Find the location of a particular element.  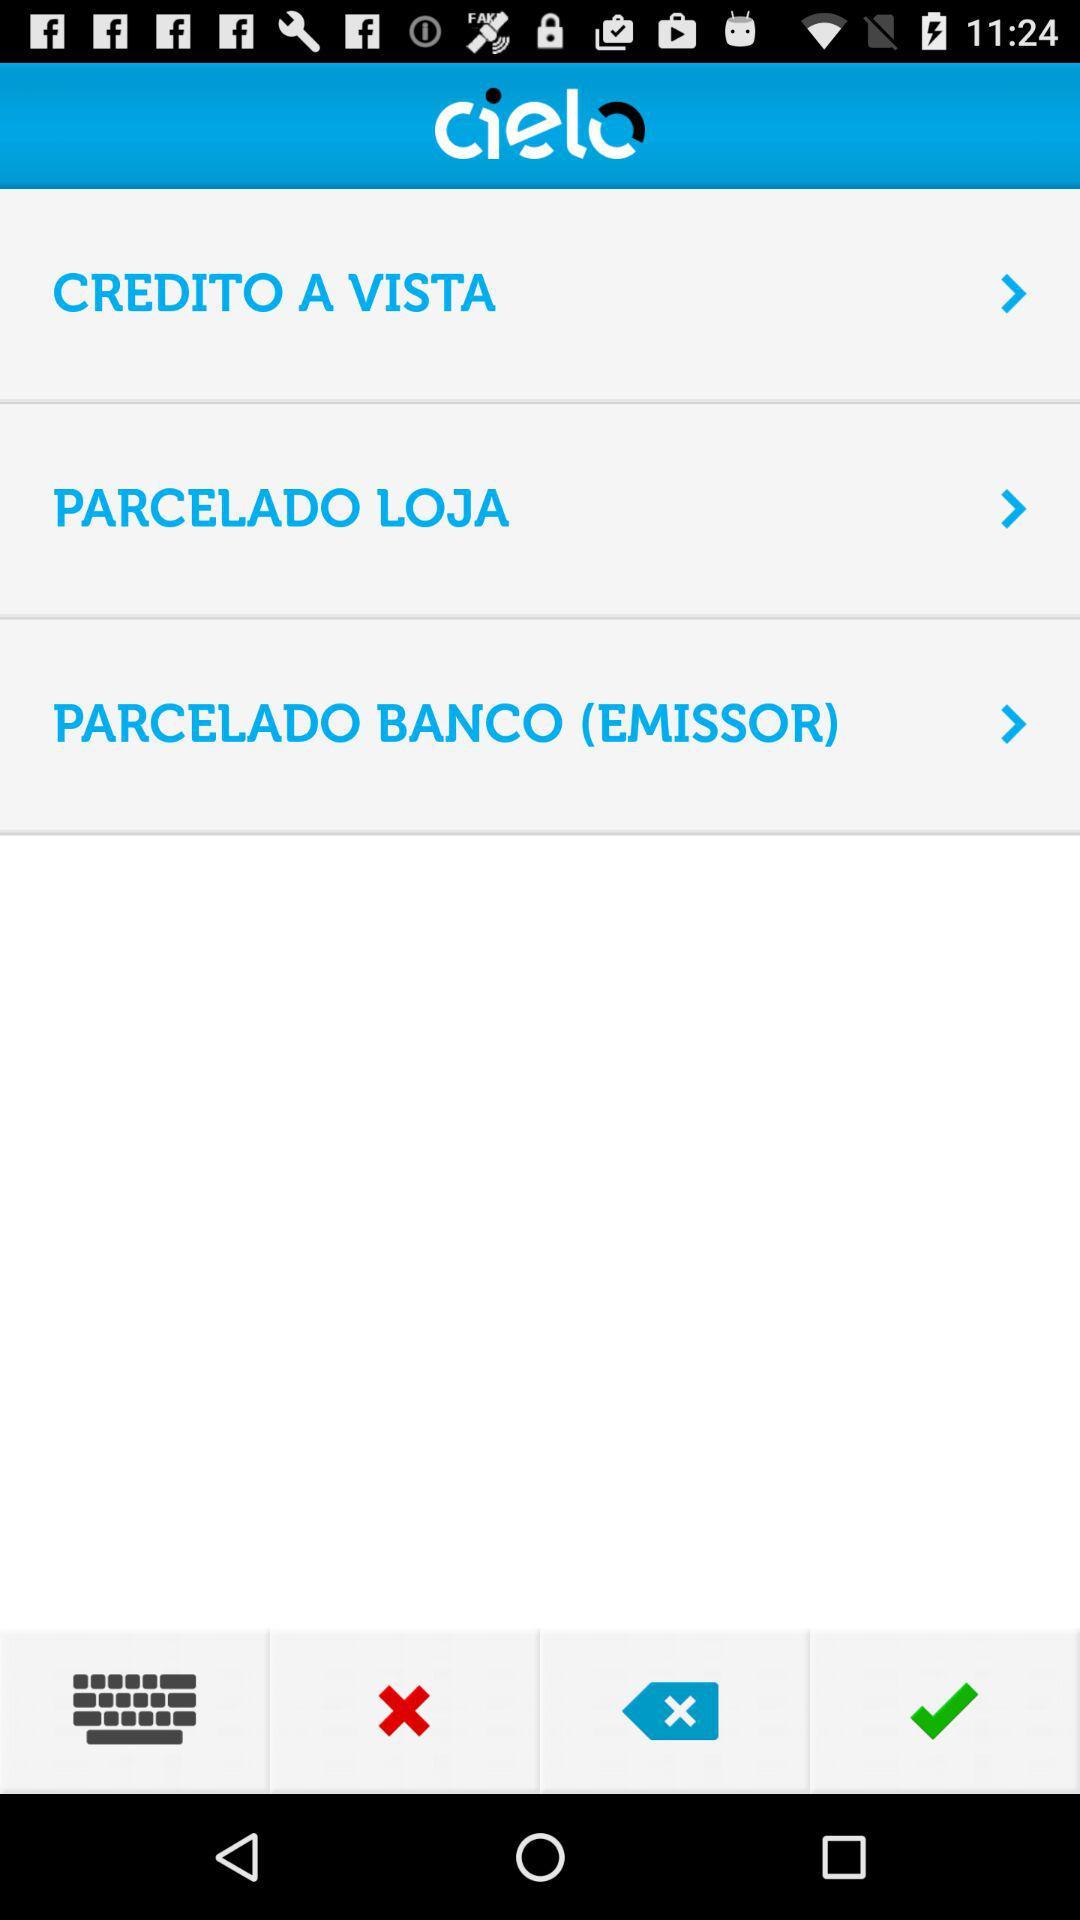

the icon below parcelado loja item is located at coordinates (540, 614).